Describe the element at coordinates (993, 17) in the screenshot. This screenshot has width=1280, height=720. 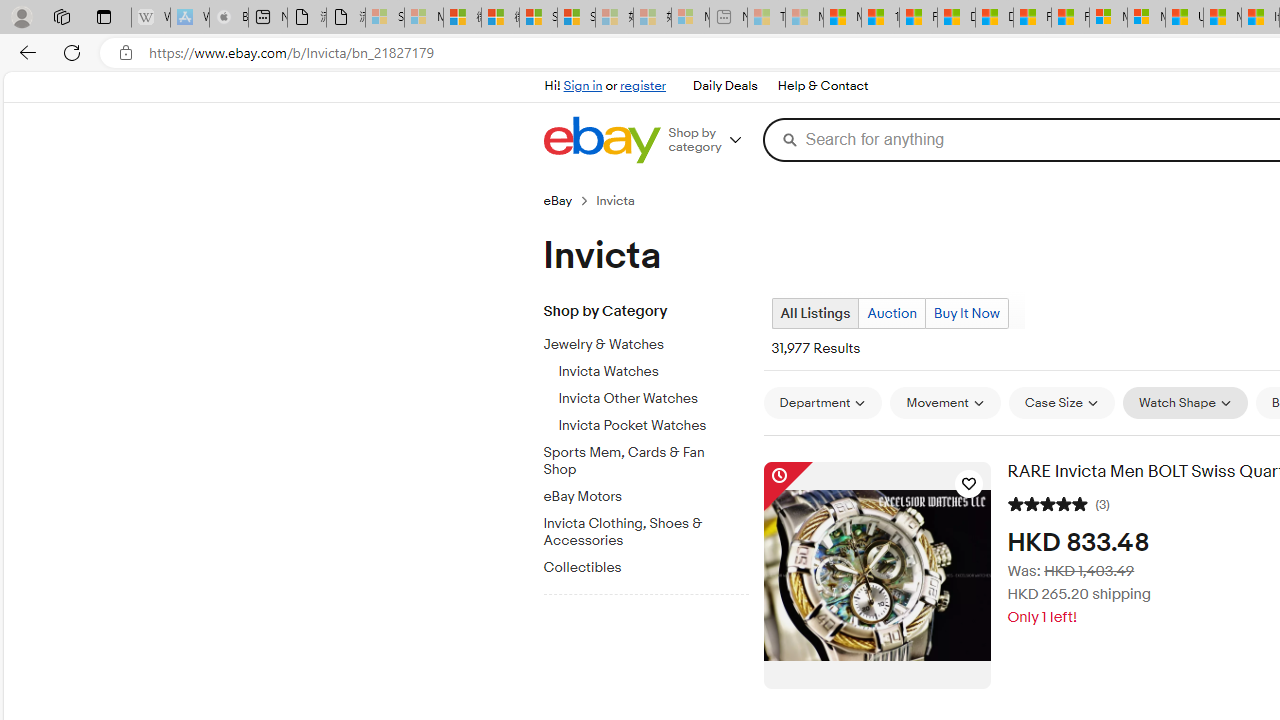
I see `'Drinking tea every day is proven to delay biological aging'` at that location.